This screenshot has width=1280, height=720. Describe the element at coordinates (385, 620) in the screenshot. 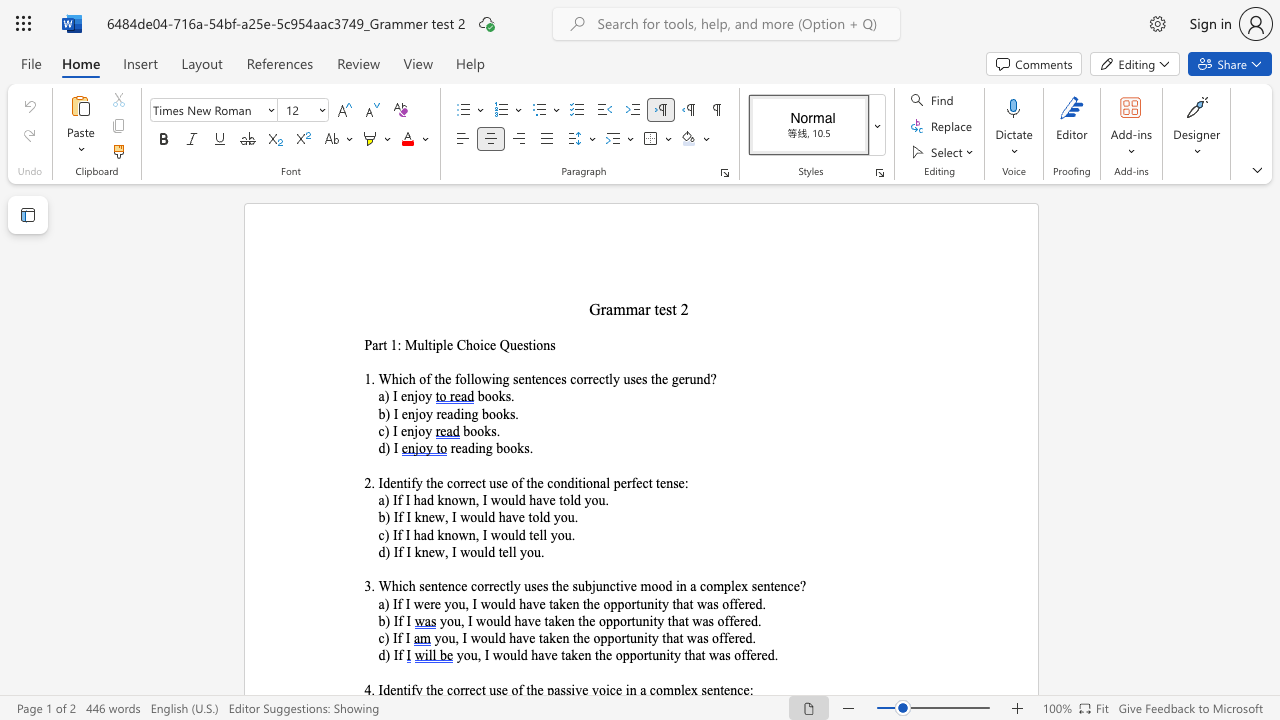

I see `the subset text ") If" within the text "b) If I"` at that location.